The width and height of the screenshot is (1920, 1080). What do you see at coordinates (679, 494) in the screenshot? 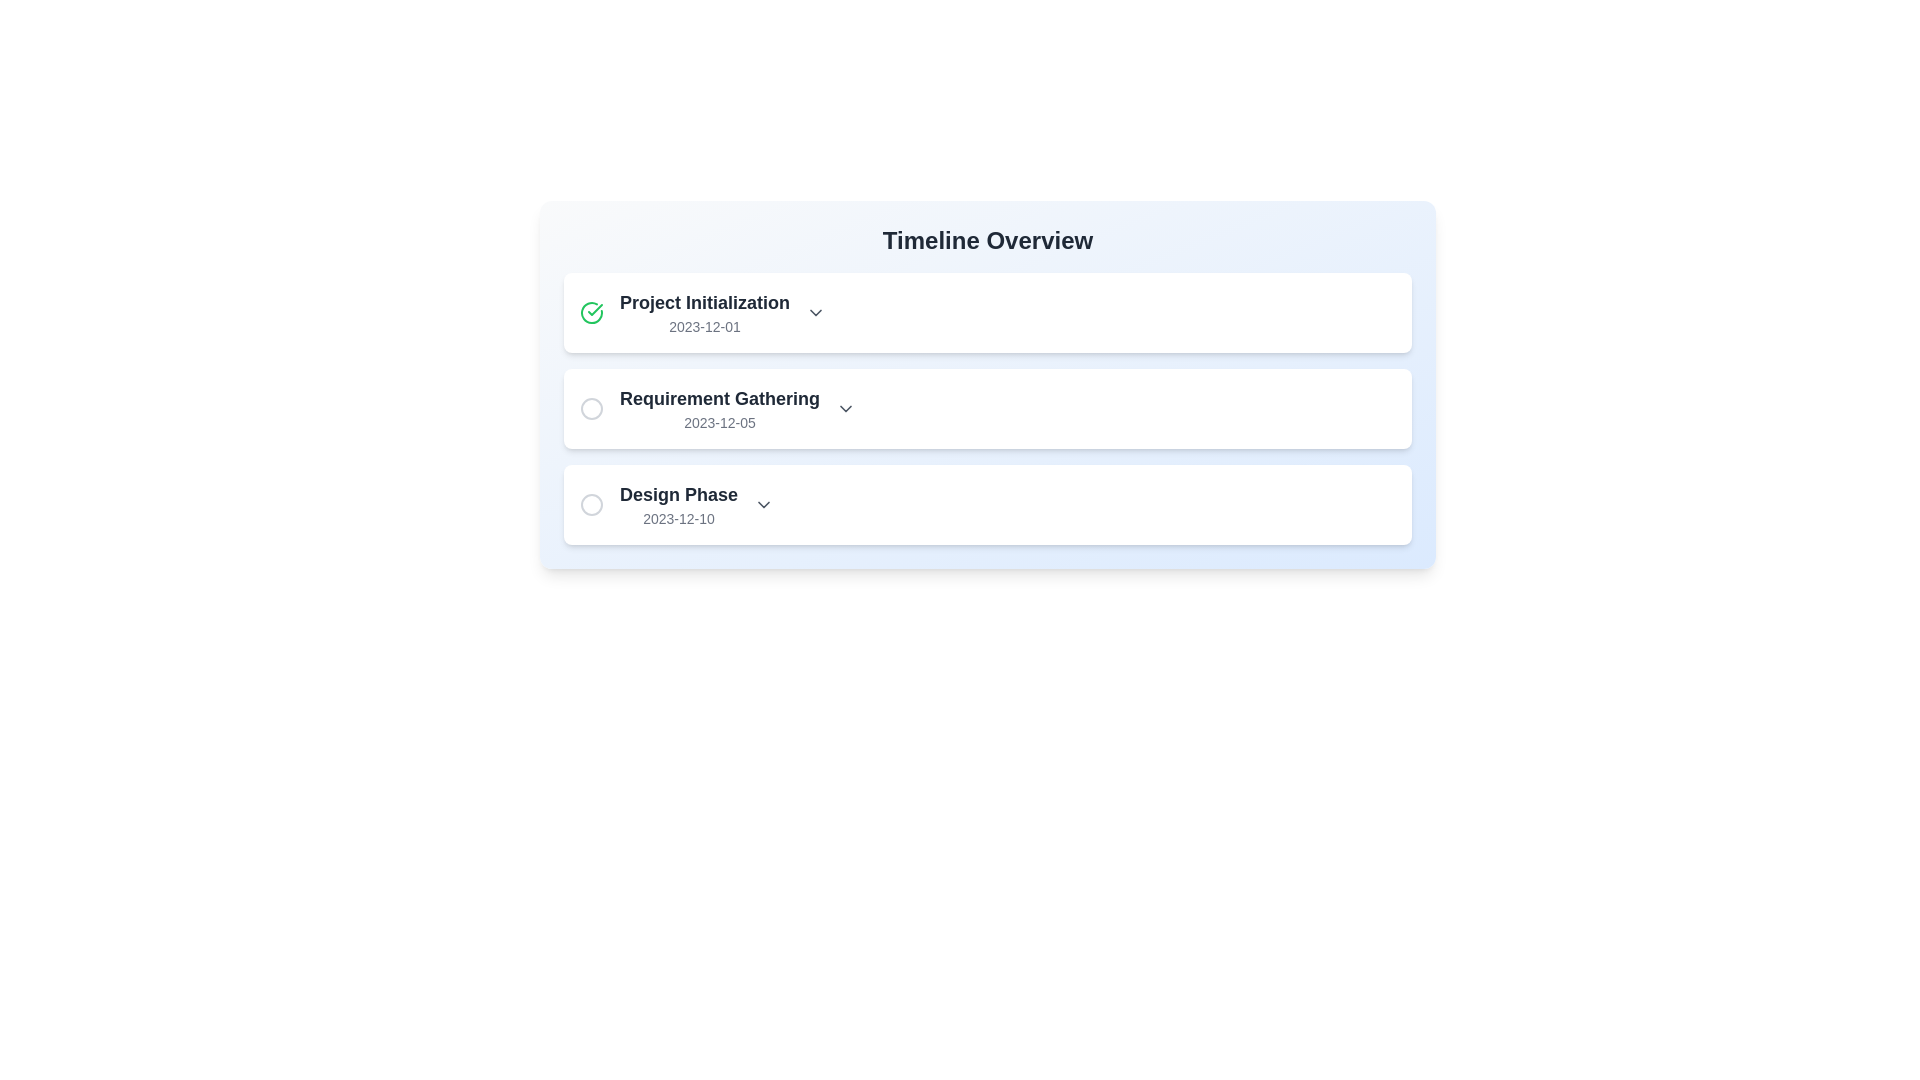
I see `the text label displaying 'Design Phase' which is the primary title of the third list item in the vertical sequence under 'Timeline Overview'` at bounding box center [679, 494].